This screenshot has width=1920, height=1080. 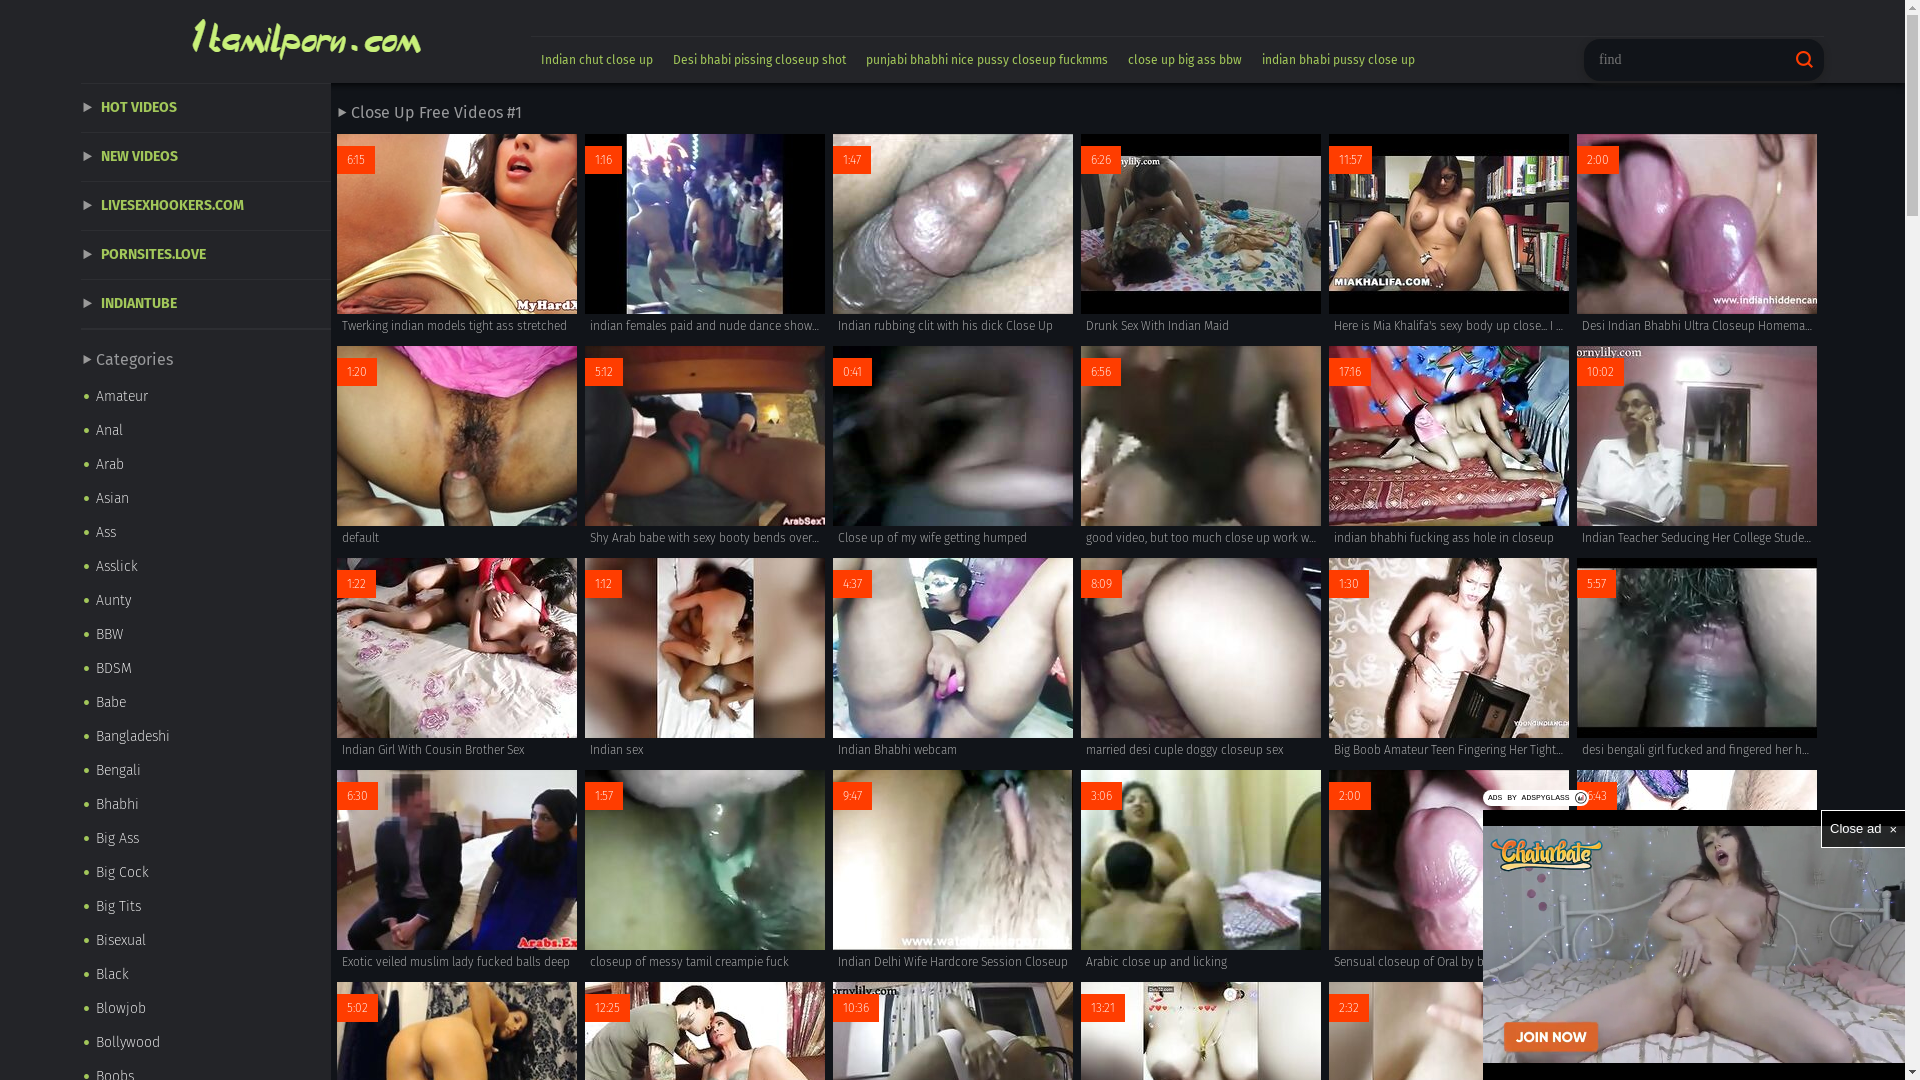 What do you see at coordinates (1449, 870) in the screenshot?
I see `'2:00` at bounding box center [1449, 870].